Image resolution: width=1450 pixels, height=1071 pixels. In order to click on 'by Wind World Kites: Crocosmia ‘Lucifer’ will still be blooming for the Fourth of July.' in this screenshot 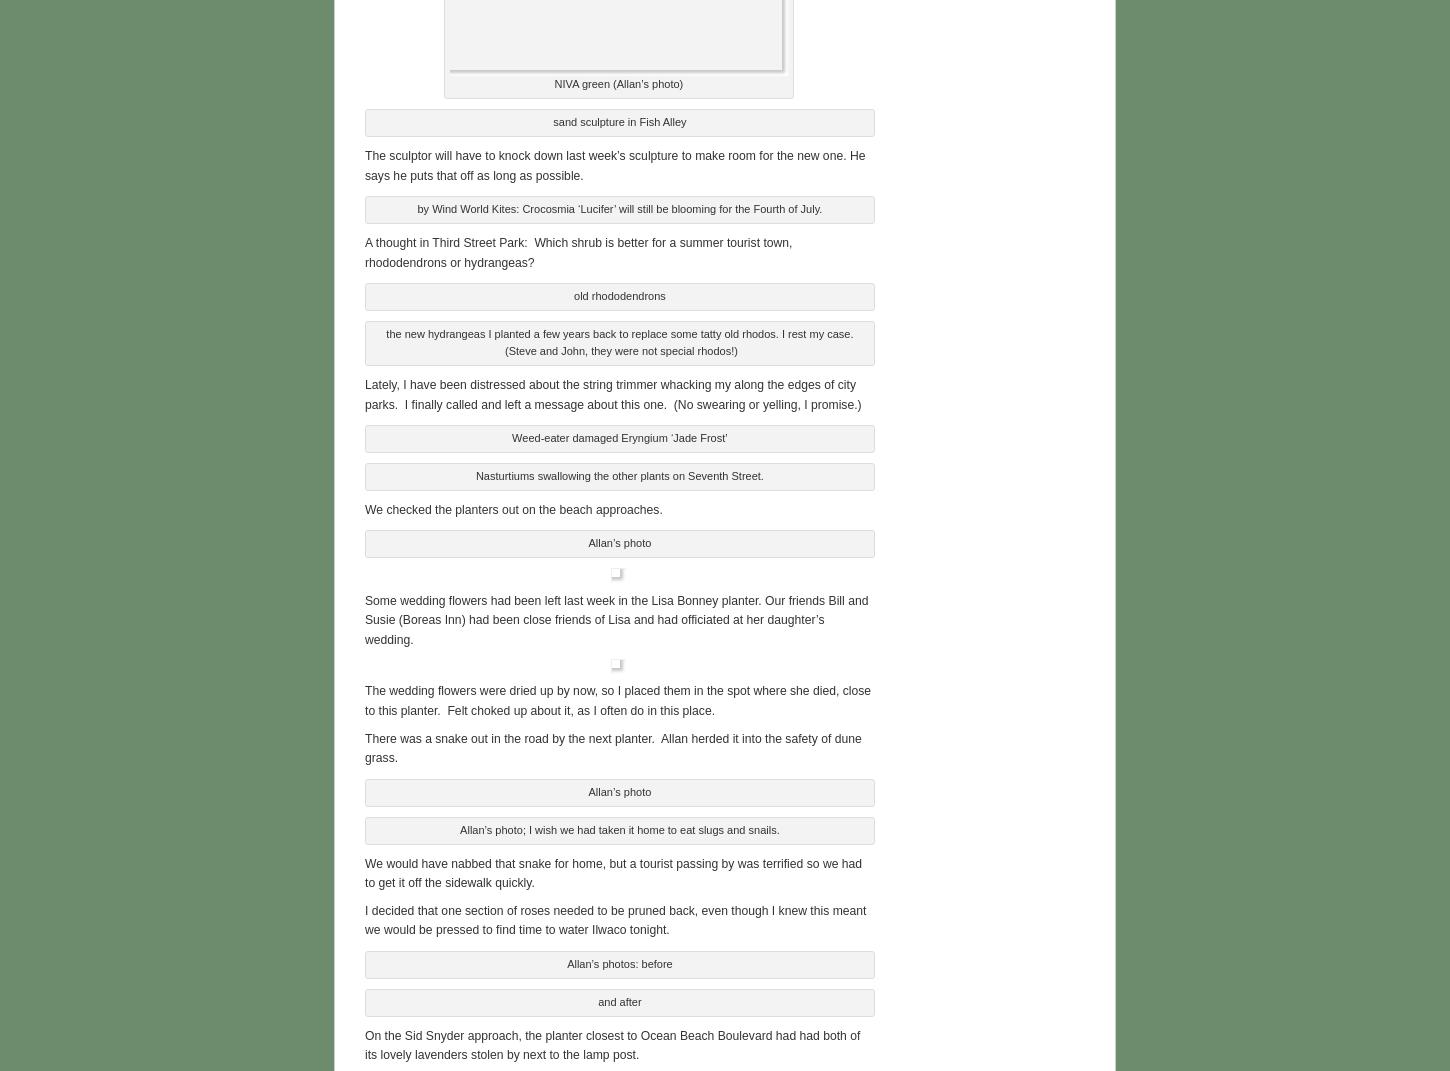, I will do `click(416, 206)`.